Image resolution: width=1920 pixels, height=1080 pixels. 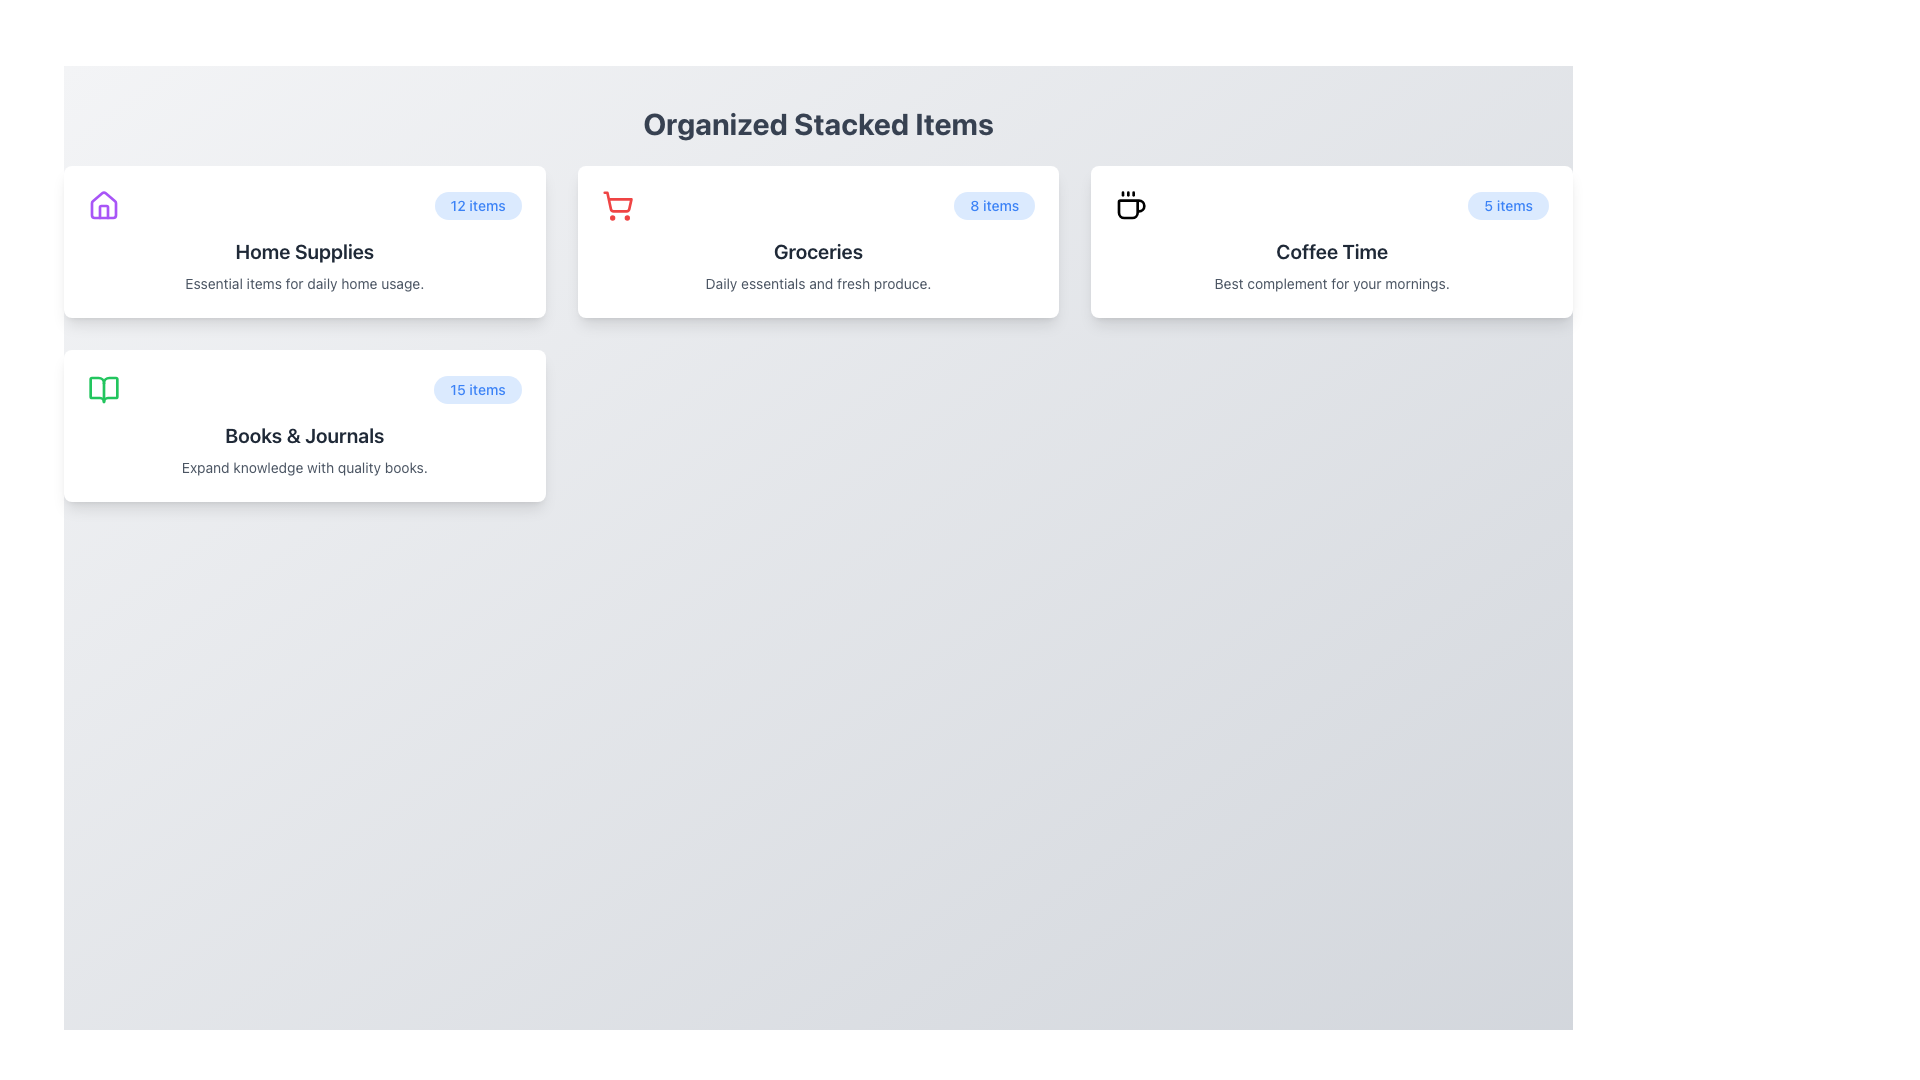 What do you see at coordinates (818, 284) in the screenshot?
I see `text label that displays 'Daily essentials and fresh produce.' located at the bottom of the 'Groceries' card` at bounding box center [818, 284].